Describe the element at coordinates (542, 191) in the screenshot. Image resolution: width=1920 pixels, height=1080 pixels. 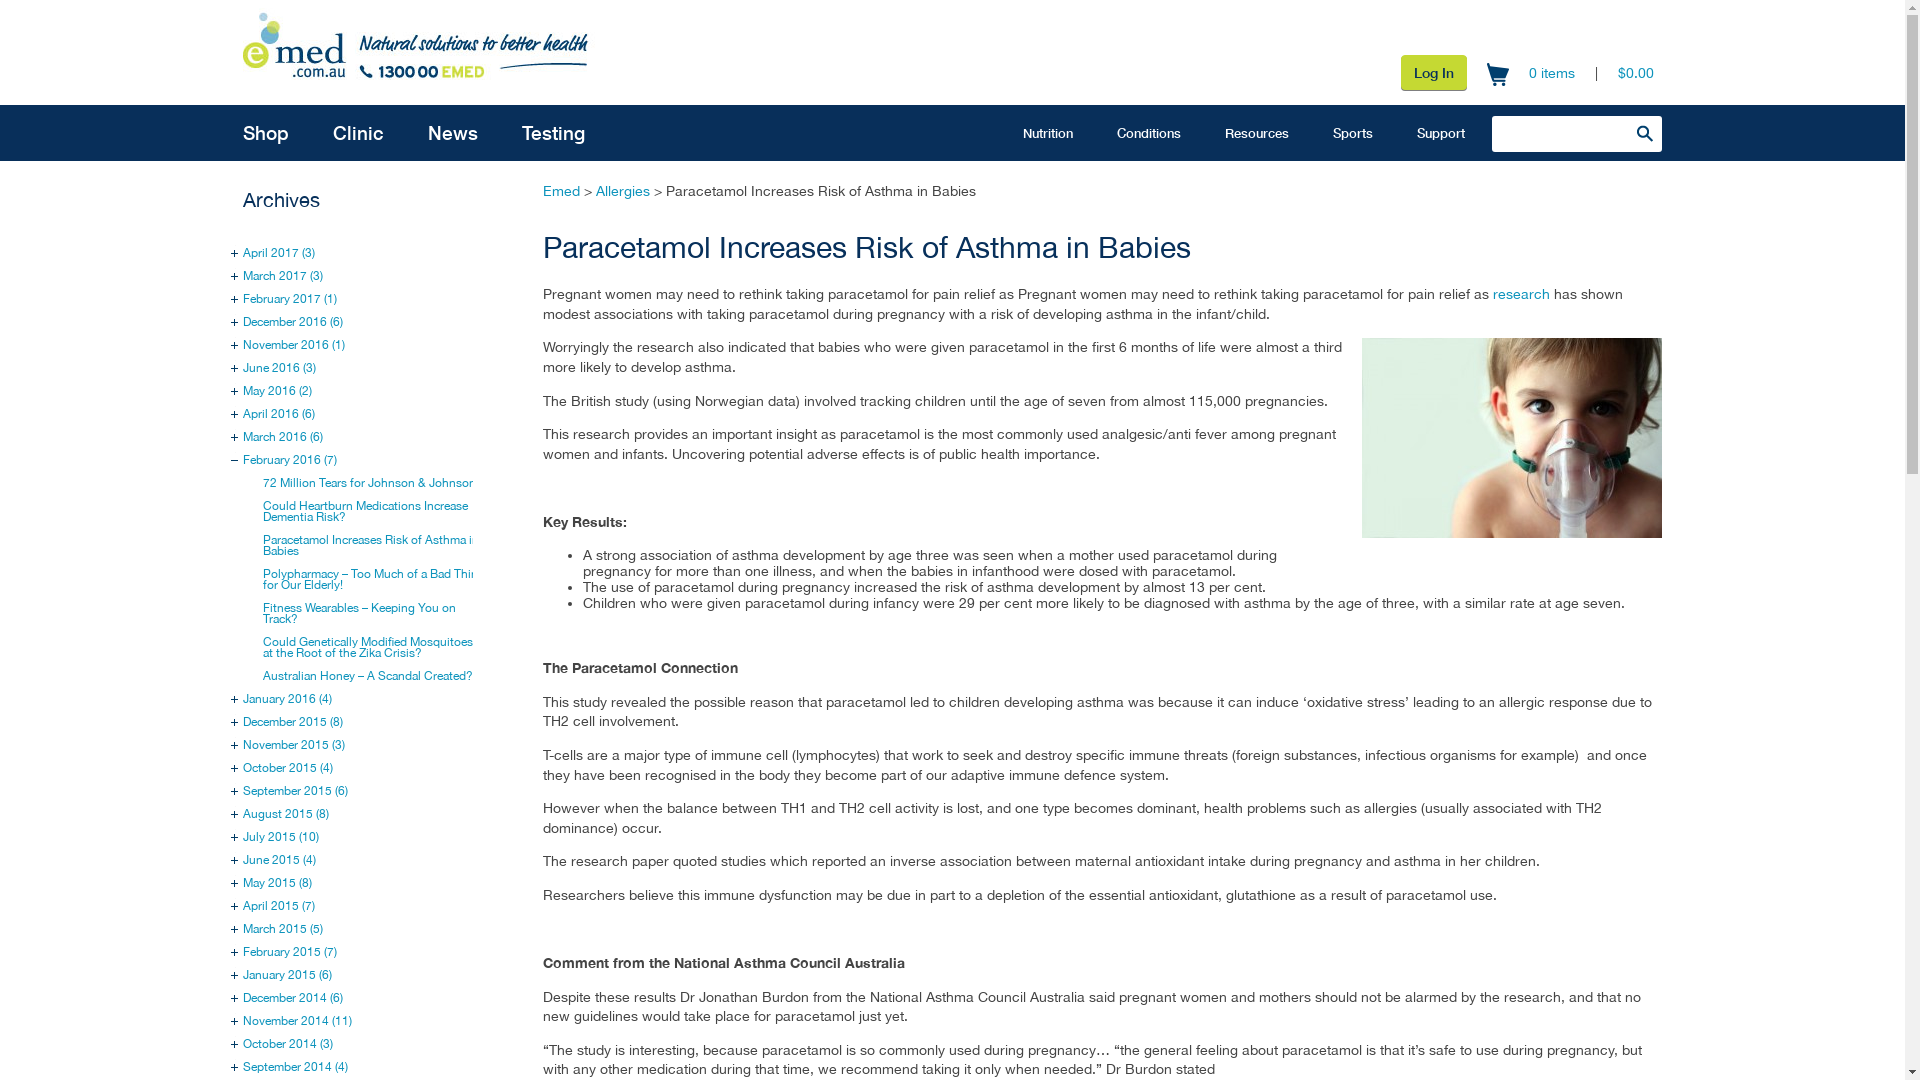
I see `'Emed'` at that location.